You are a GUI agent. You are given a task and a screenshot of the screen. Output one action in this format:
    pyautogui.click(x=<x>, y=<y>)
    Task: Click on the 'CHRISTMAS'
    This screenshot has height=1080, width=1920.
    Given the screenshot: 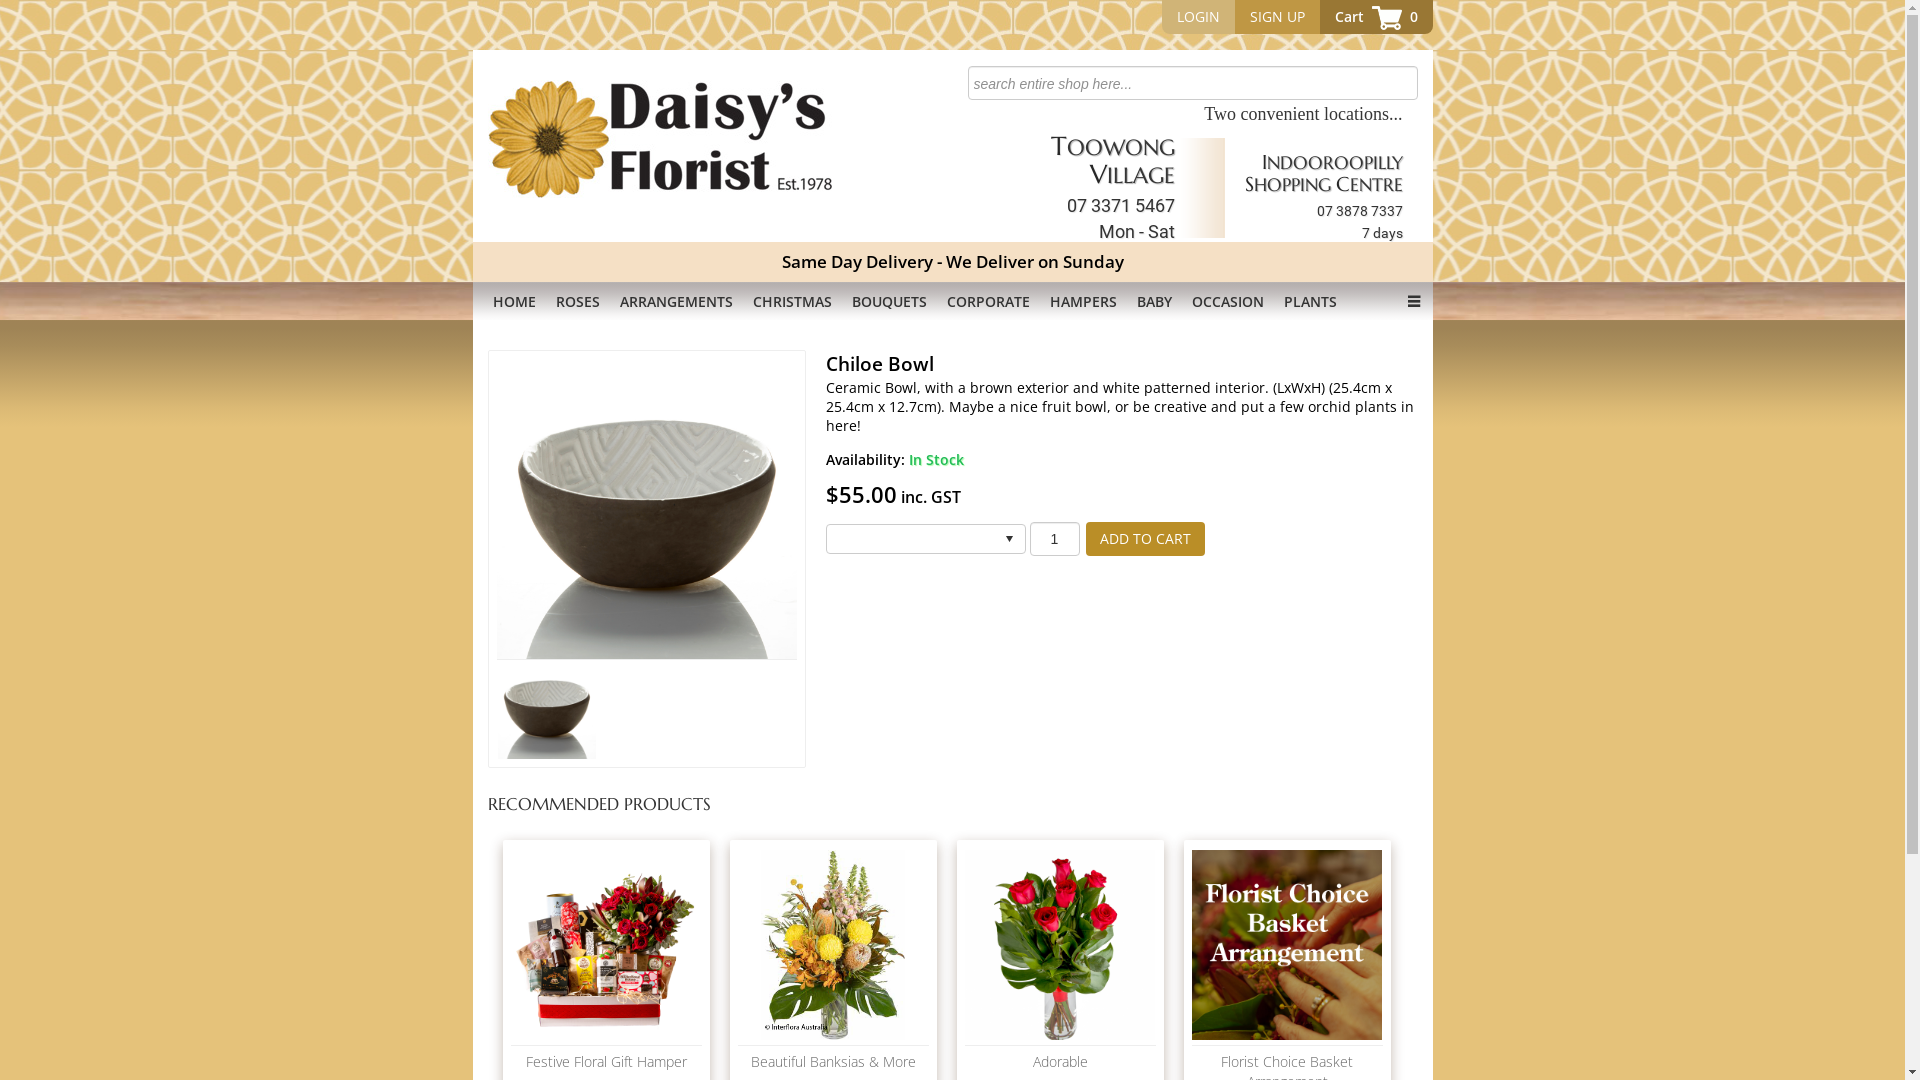 What is the action you would take?
    pyautogui.click(x=790, y=301)
    